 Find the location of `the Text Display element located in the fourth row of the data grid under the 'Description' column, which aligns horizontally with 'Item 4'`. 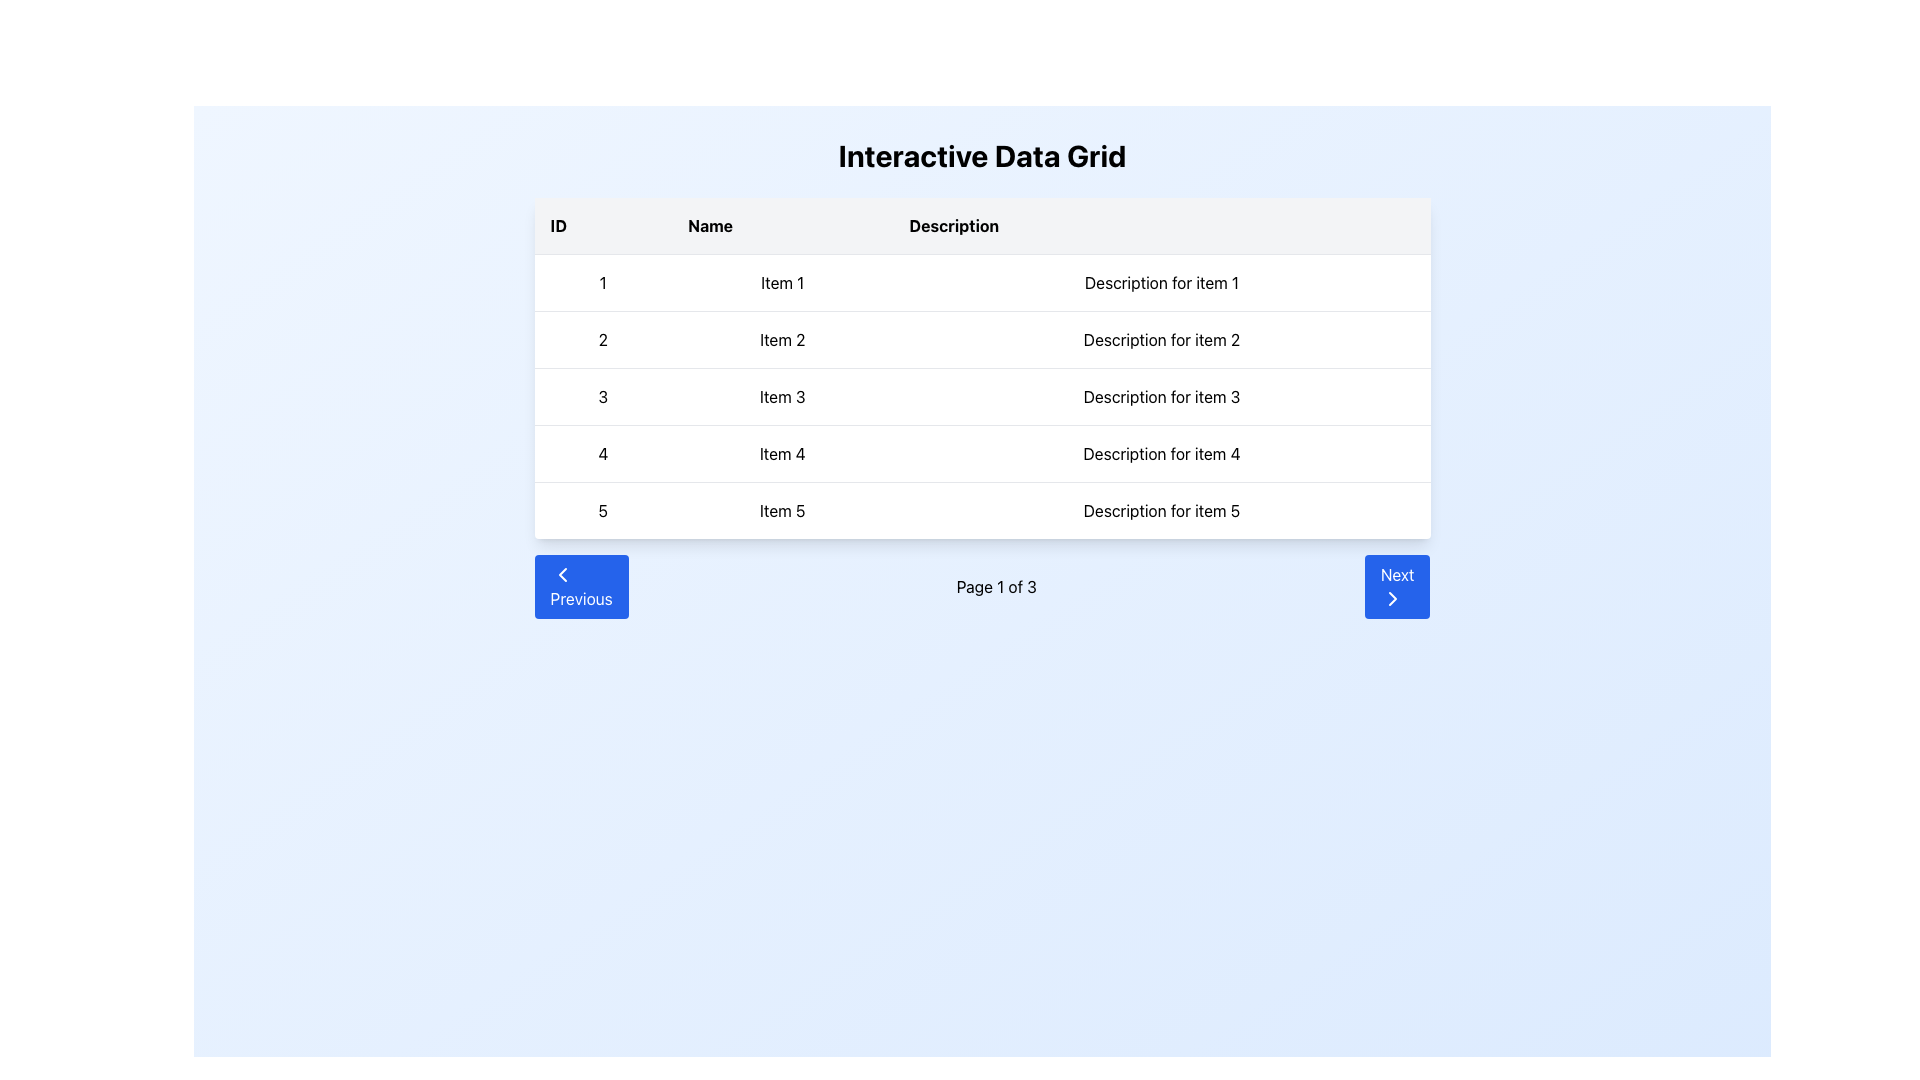

the Text Display element located in the fourth row of the data grid under the 'Description' column, which aligns horizontally with 'Item 4' is located at coordinates (1161, 454).